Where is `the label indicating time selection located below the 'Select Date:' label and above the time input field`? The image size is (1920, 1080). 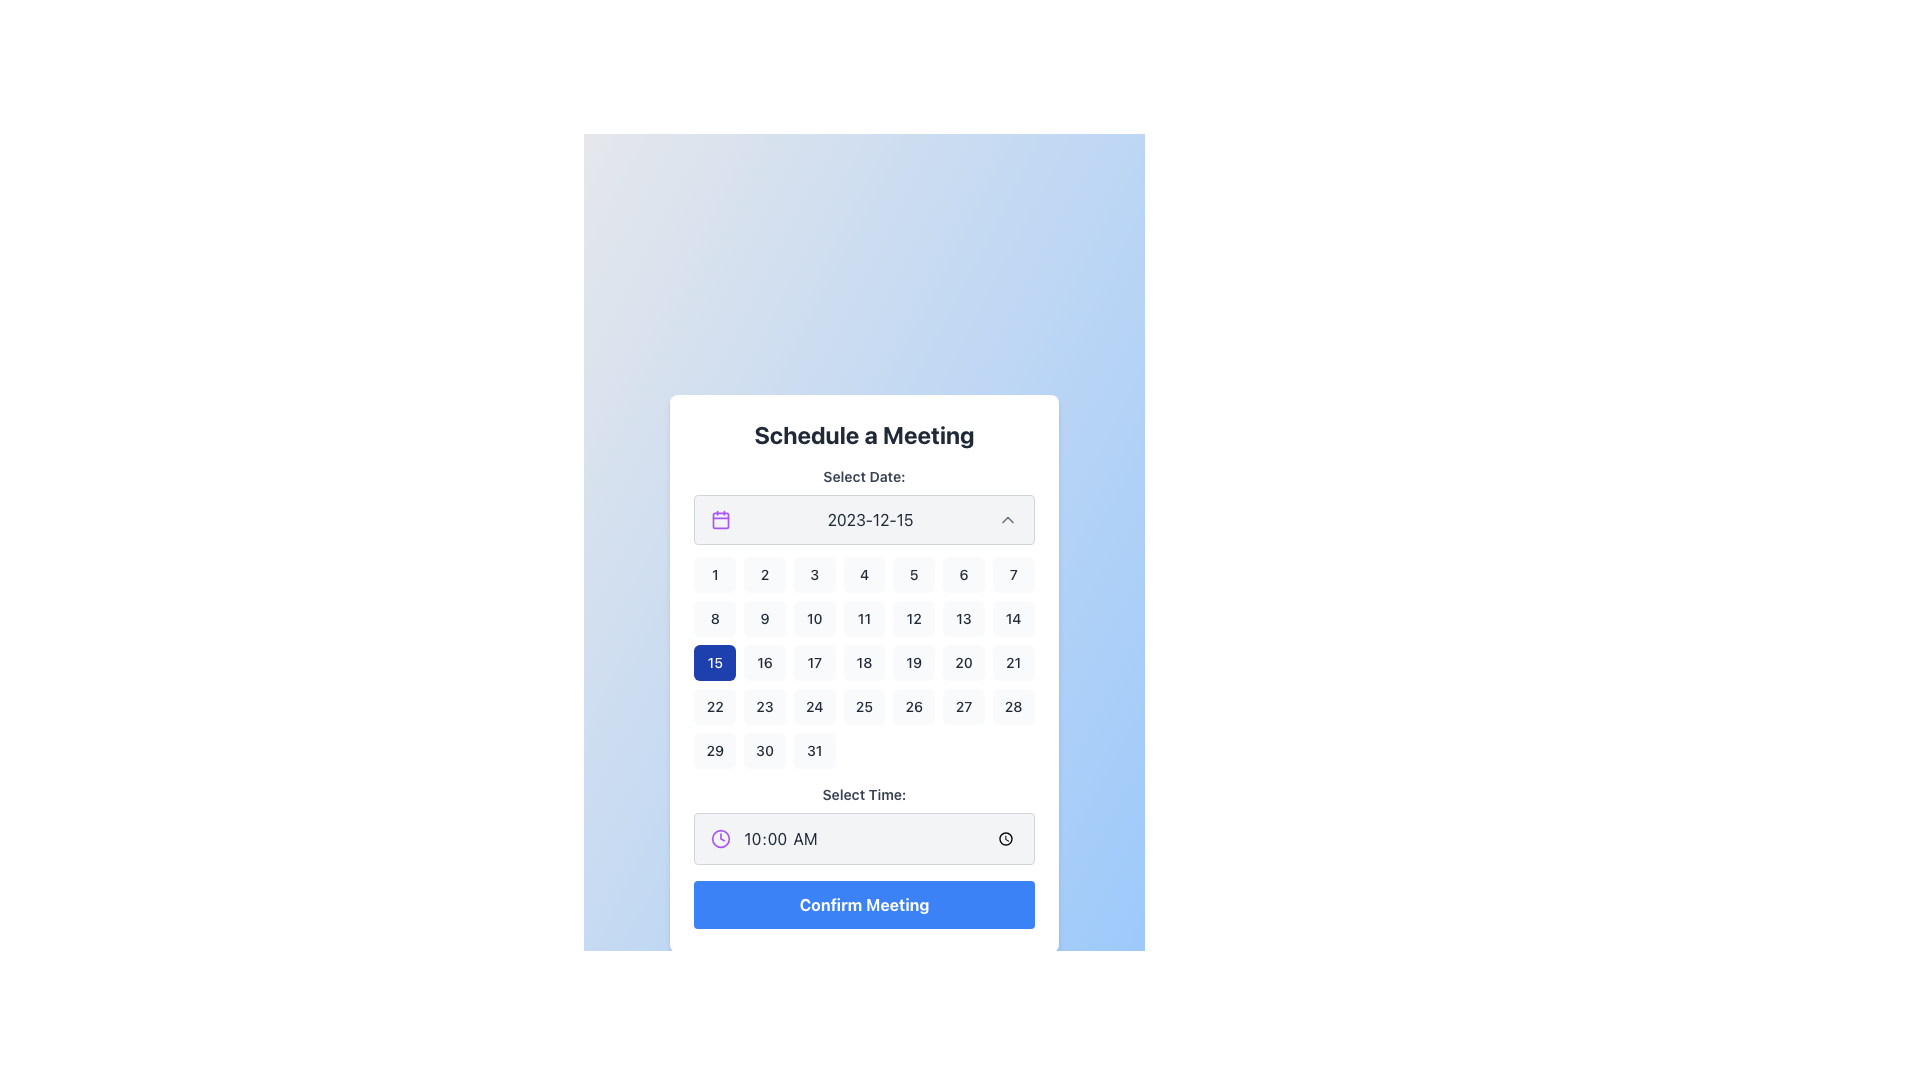 the label indicating time selection located below the 'Select Date:' label and above the time input field is located at coordinates (864, 793).